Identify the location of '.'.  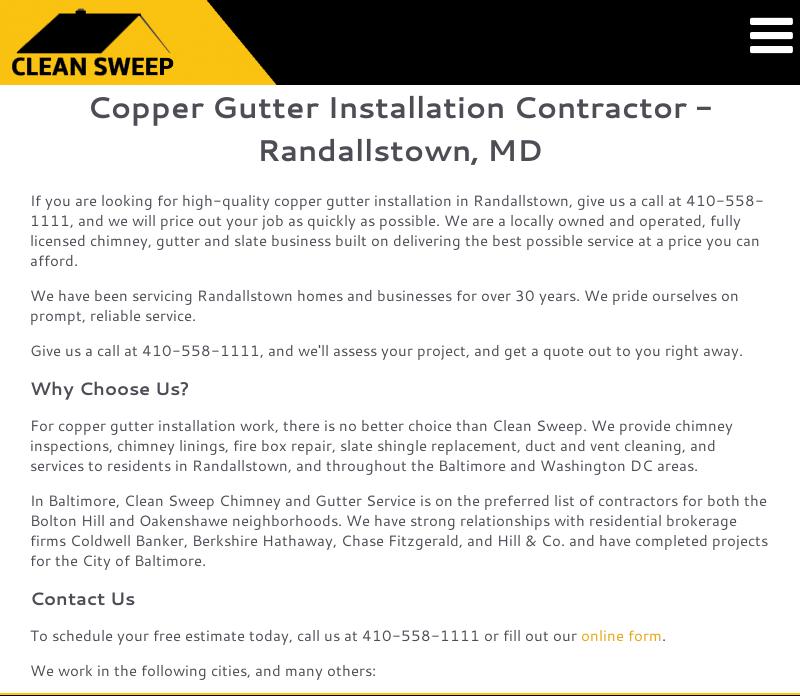
(661, 634).